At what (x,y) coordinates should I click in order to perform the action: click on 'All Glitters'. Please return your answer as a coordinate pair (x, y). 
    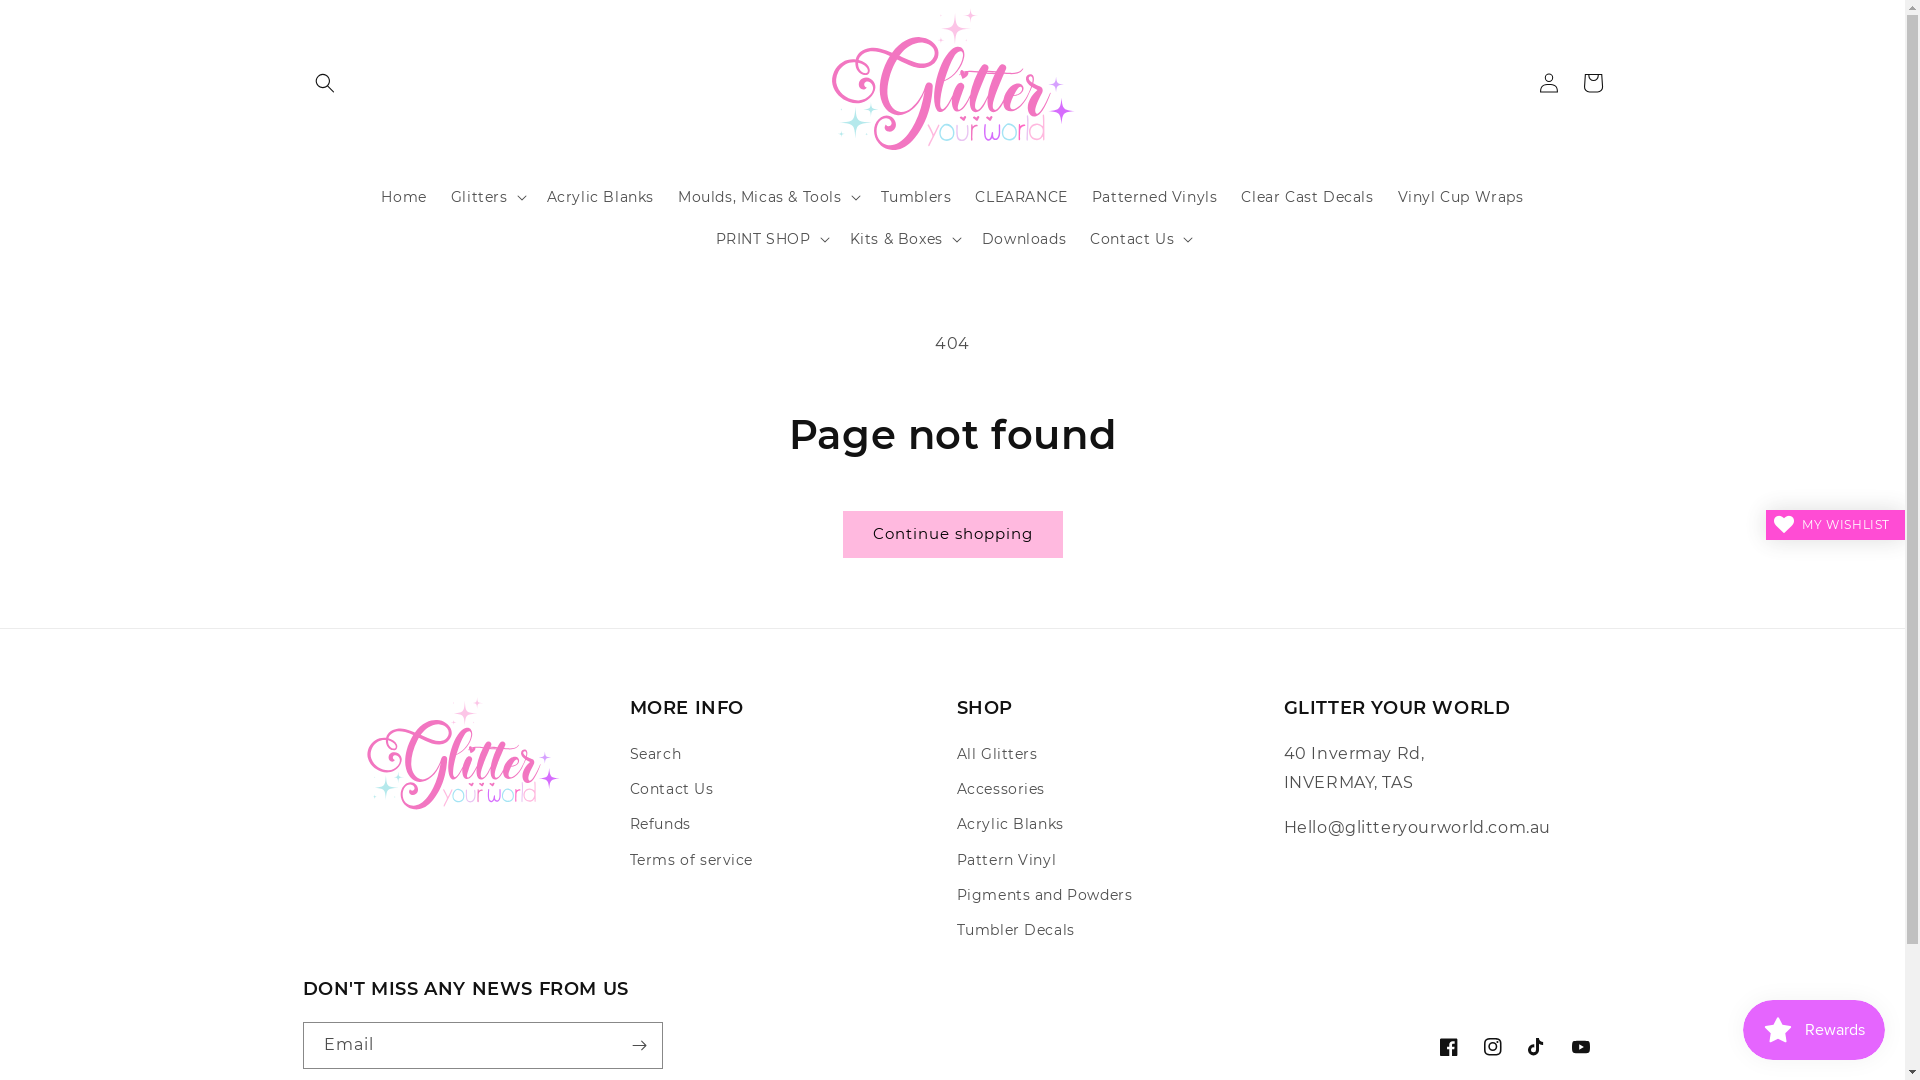
    Looking at the image, I should click on (996, 756).